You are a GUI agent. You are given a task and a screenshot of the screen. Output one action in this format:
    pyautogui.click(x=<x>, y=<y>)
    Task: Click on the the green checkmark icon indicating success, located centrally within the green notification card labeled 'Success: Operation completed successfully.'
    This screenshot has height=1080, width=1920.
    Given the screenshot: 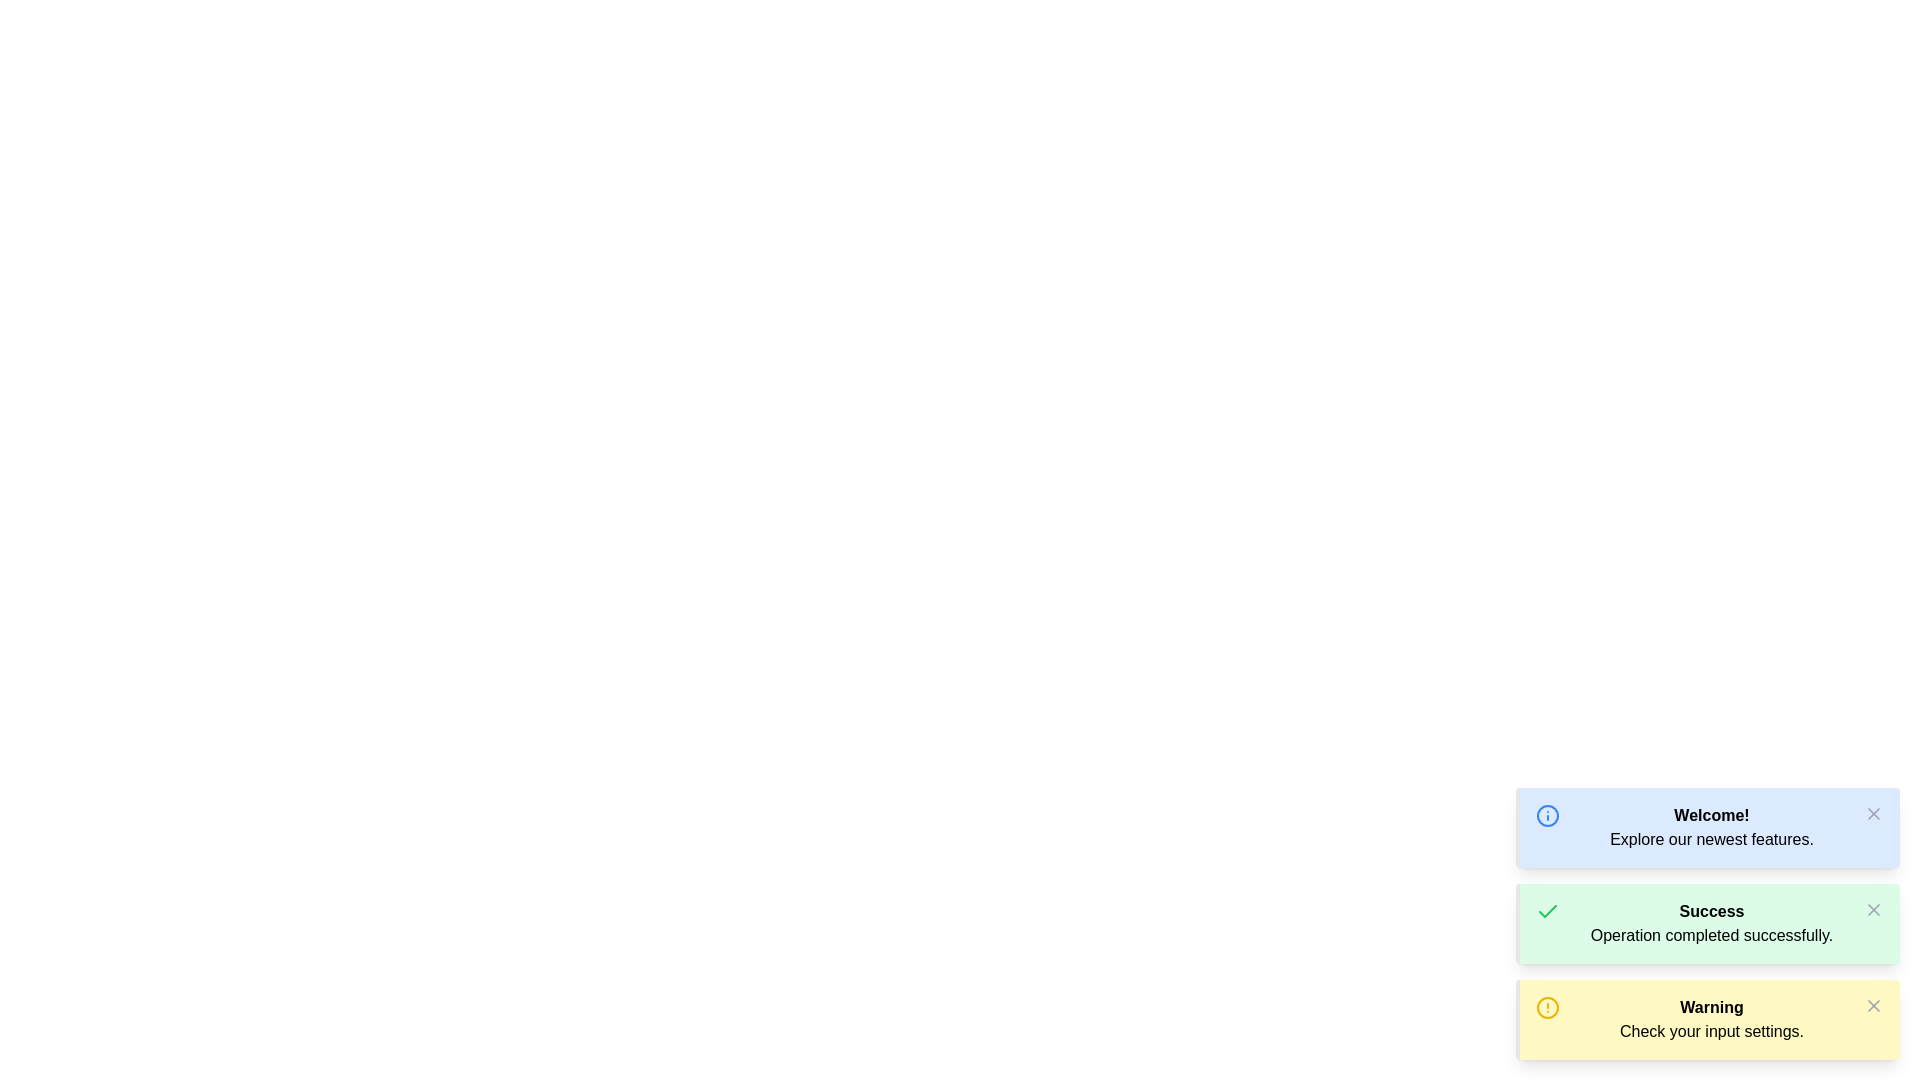 What is the action you would take?
    pyautogui.click(x=1547, y=910)
    